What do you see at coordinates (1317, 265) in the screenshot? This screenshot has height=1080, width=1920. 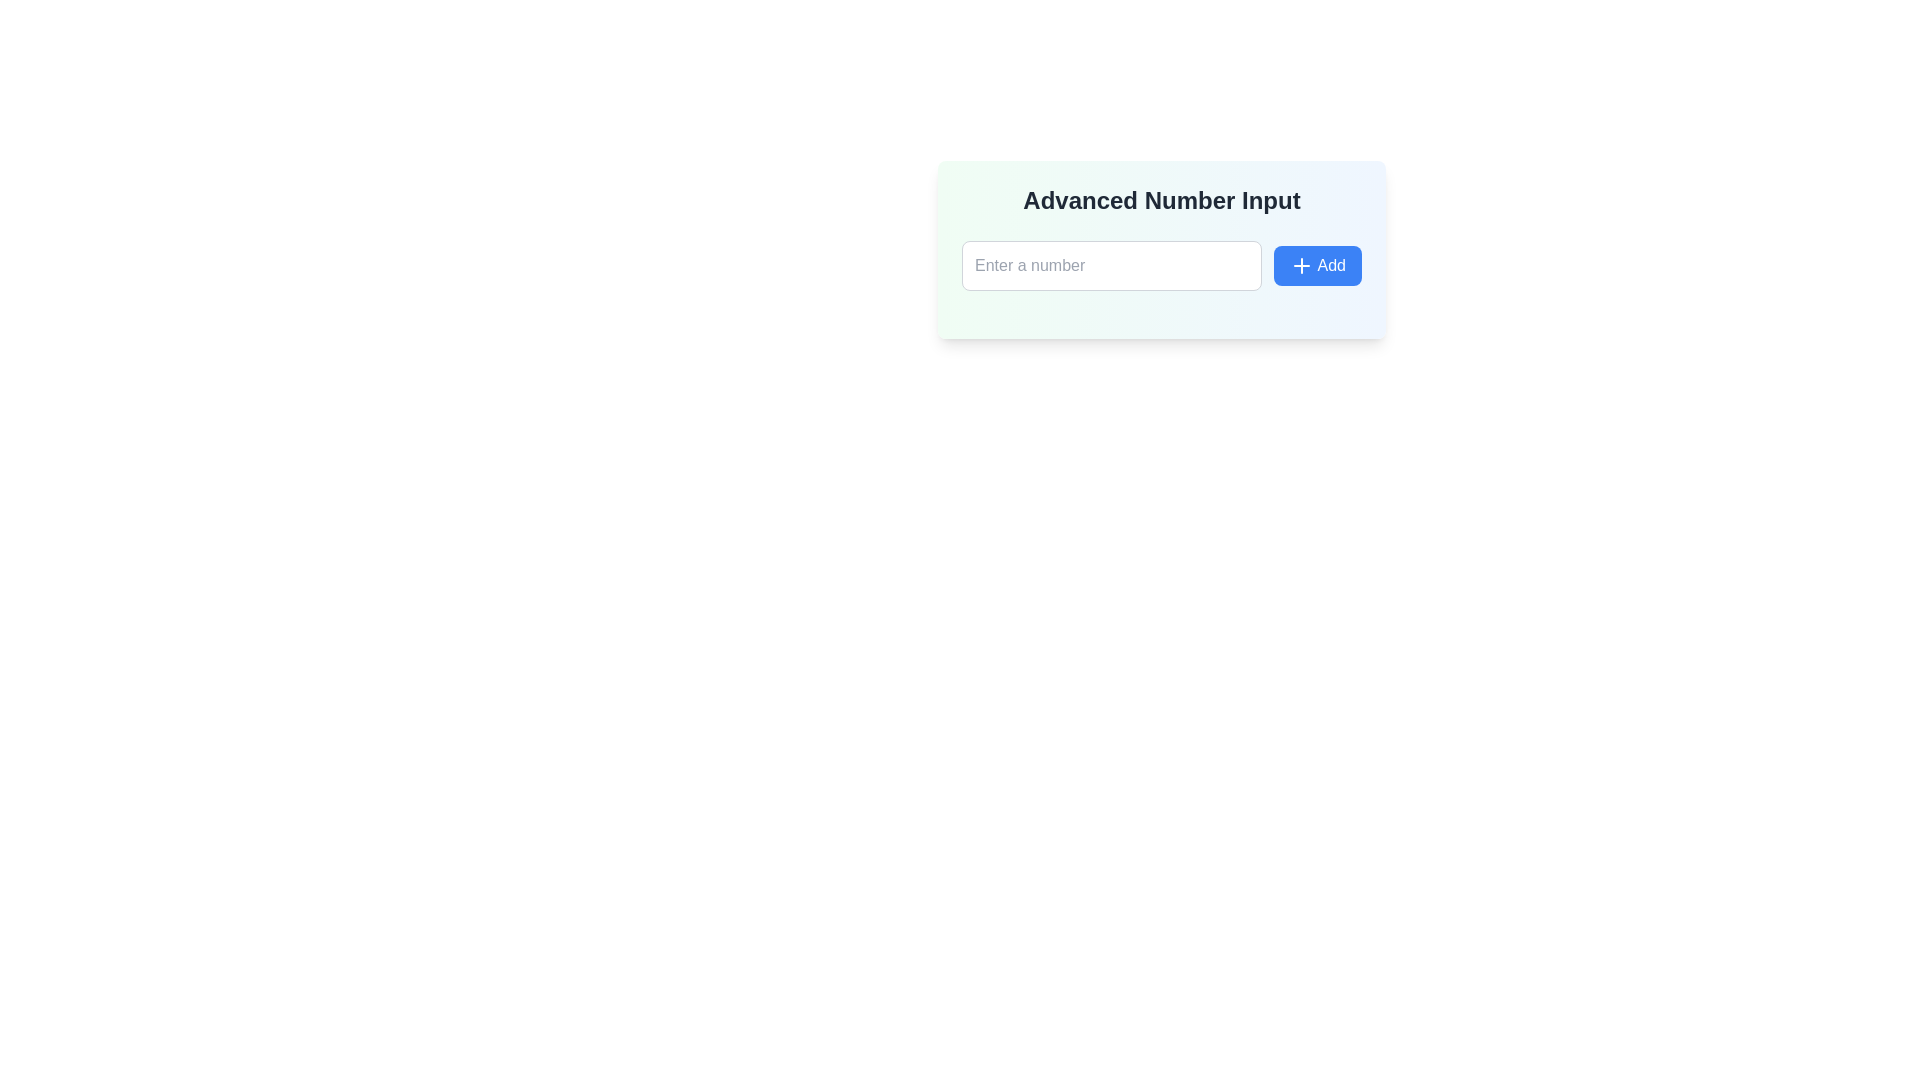 I see `the blue 'Add' button with white text` at bounding box center [1317, 265].